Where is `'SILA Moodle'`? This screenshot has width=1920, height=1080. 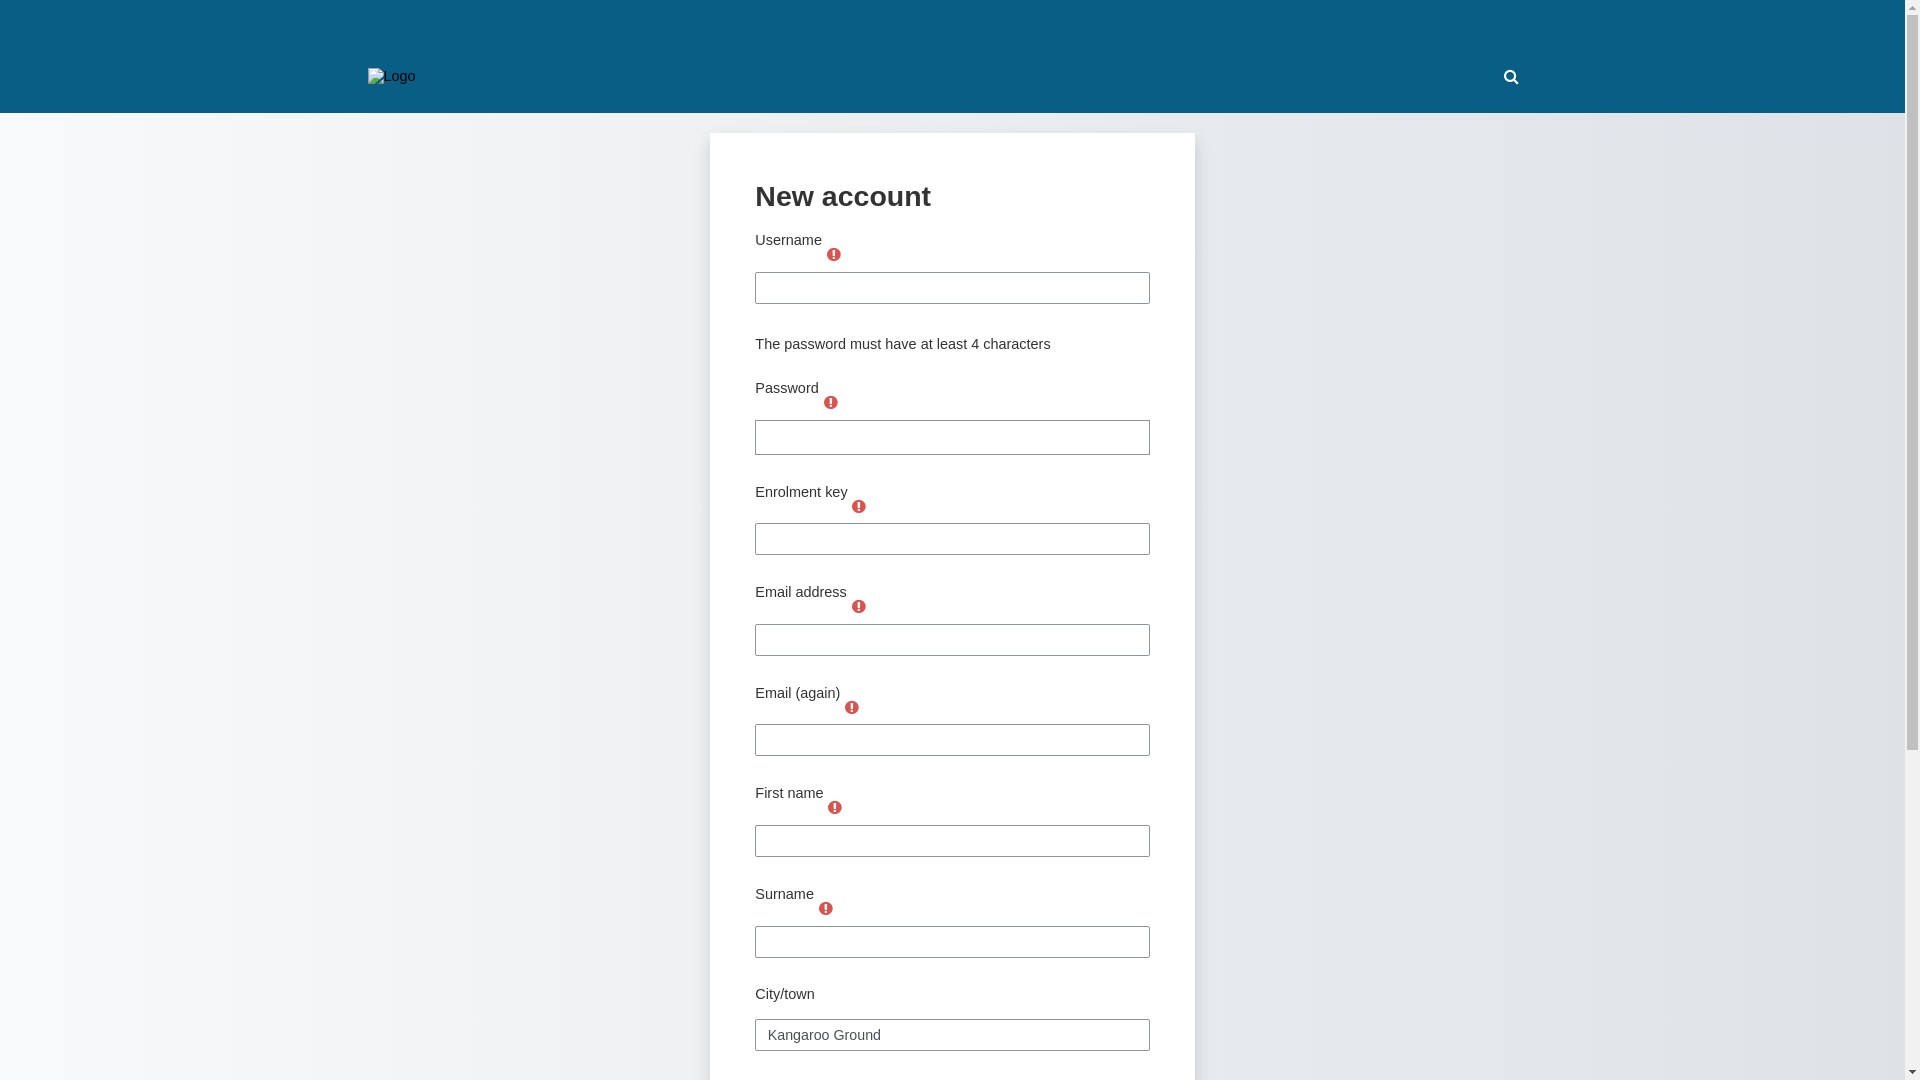
'SILA Moodle' is located at coordinates (392, 75).